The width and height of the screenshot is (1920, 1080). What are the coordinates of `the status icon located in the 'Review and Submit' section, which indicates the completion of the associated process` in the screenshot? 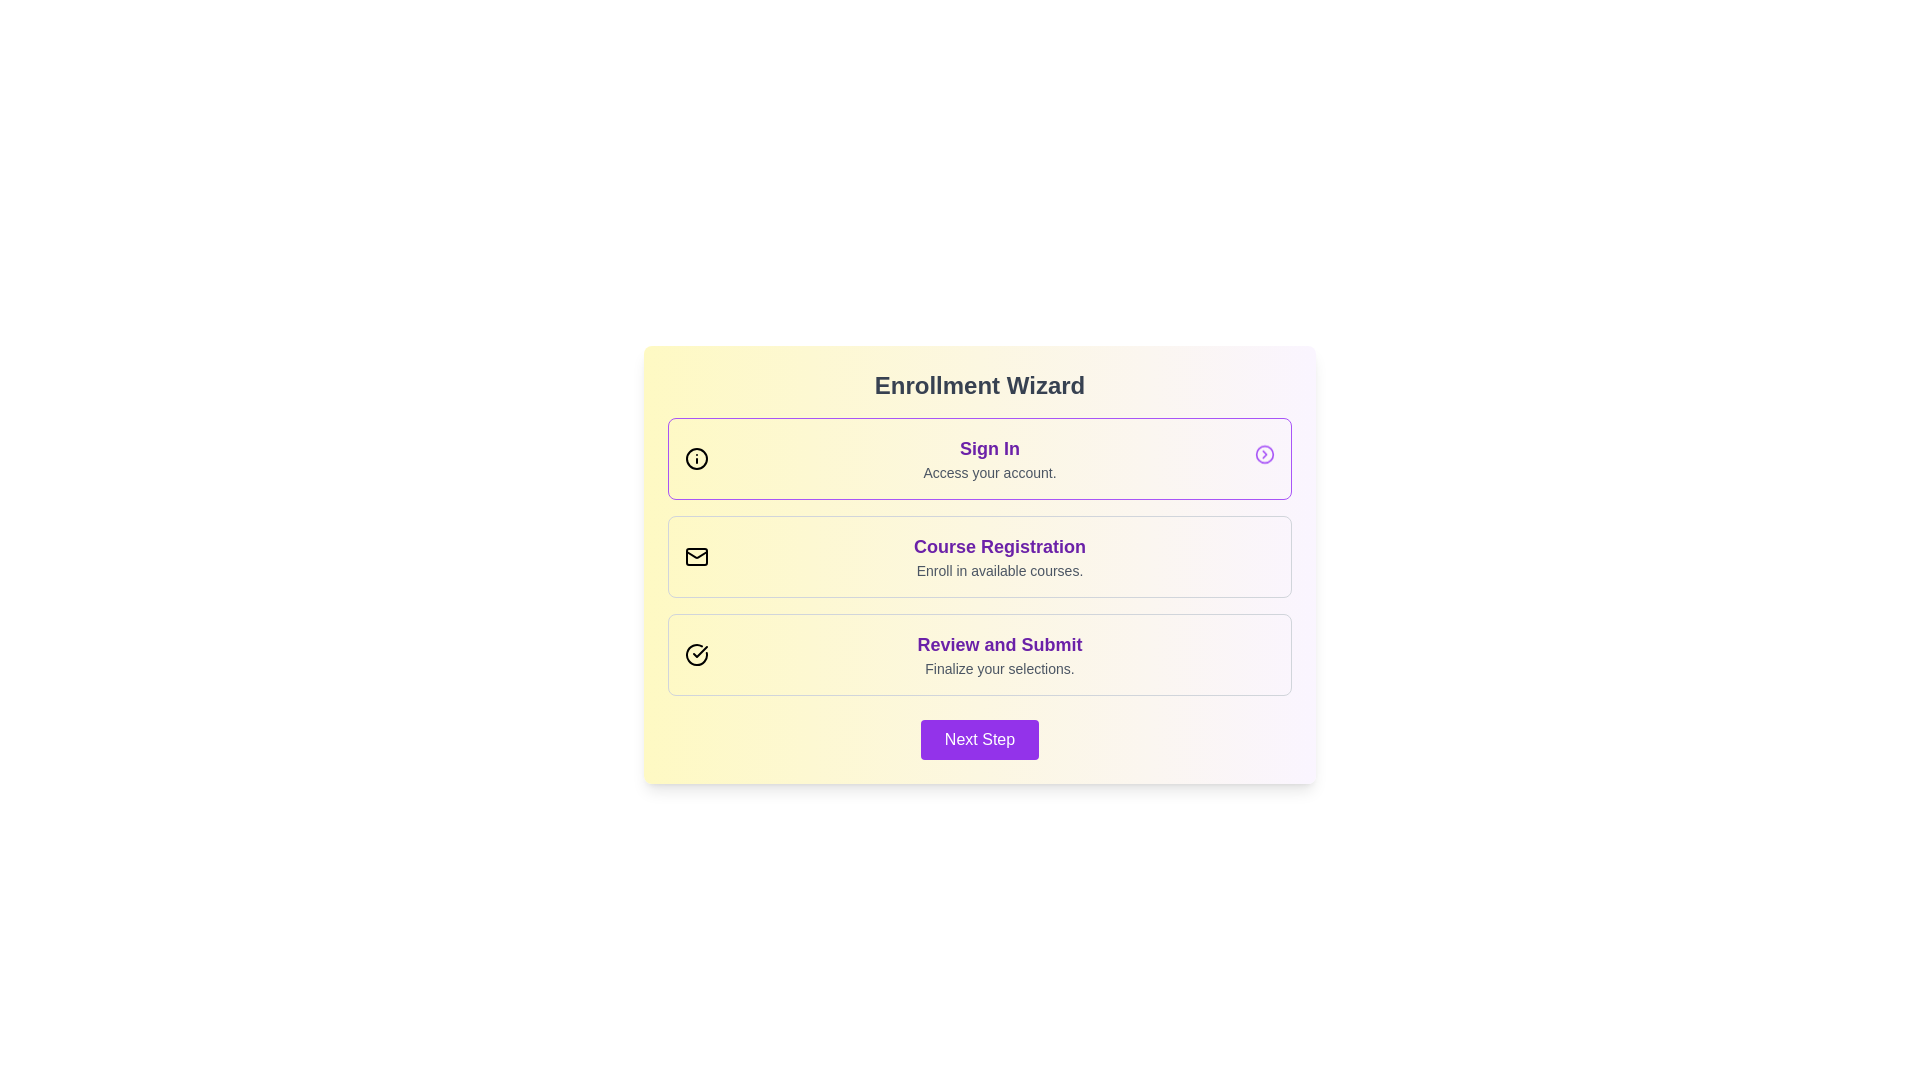 It's located at (696, 655).